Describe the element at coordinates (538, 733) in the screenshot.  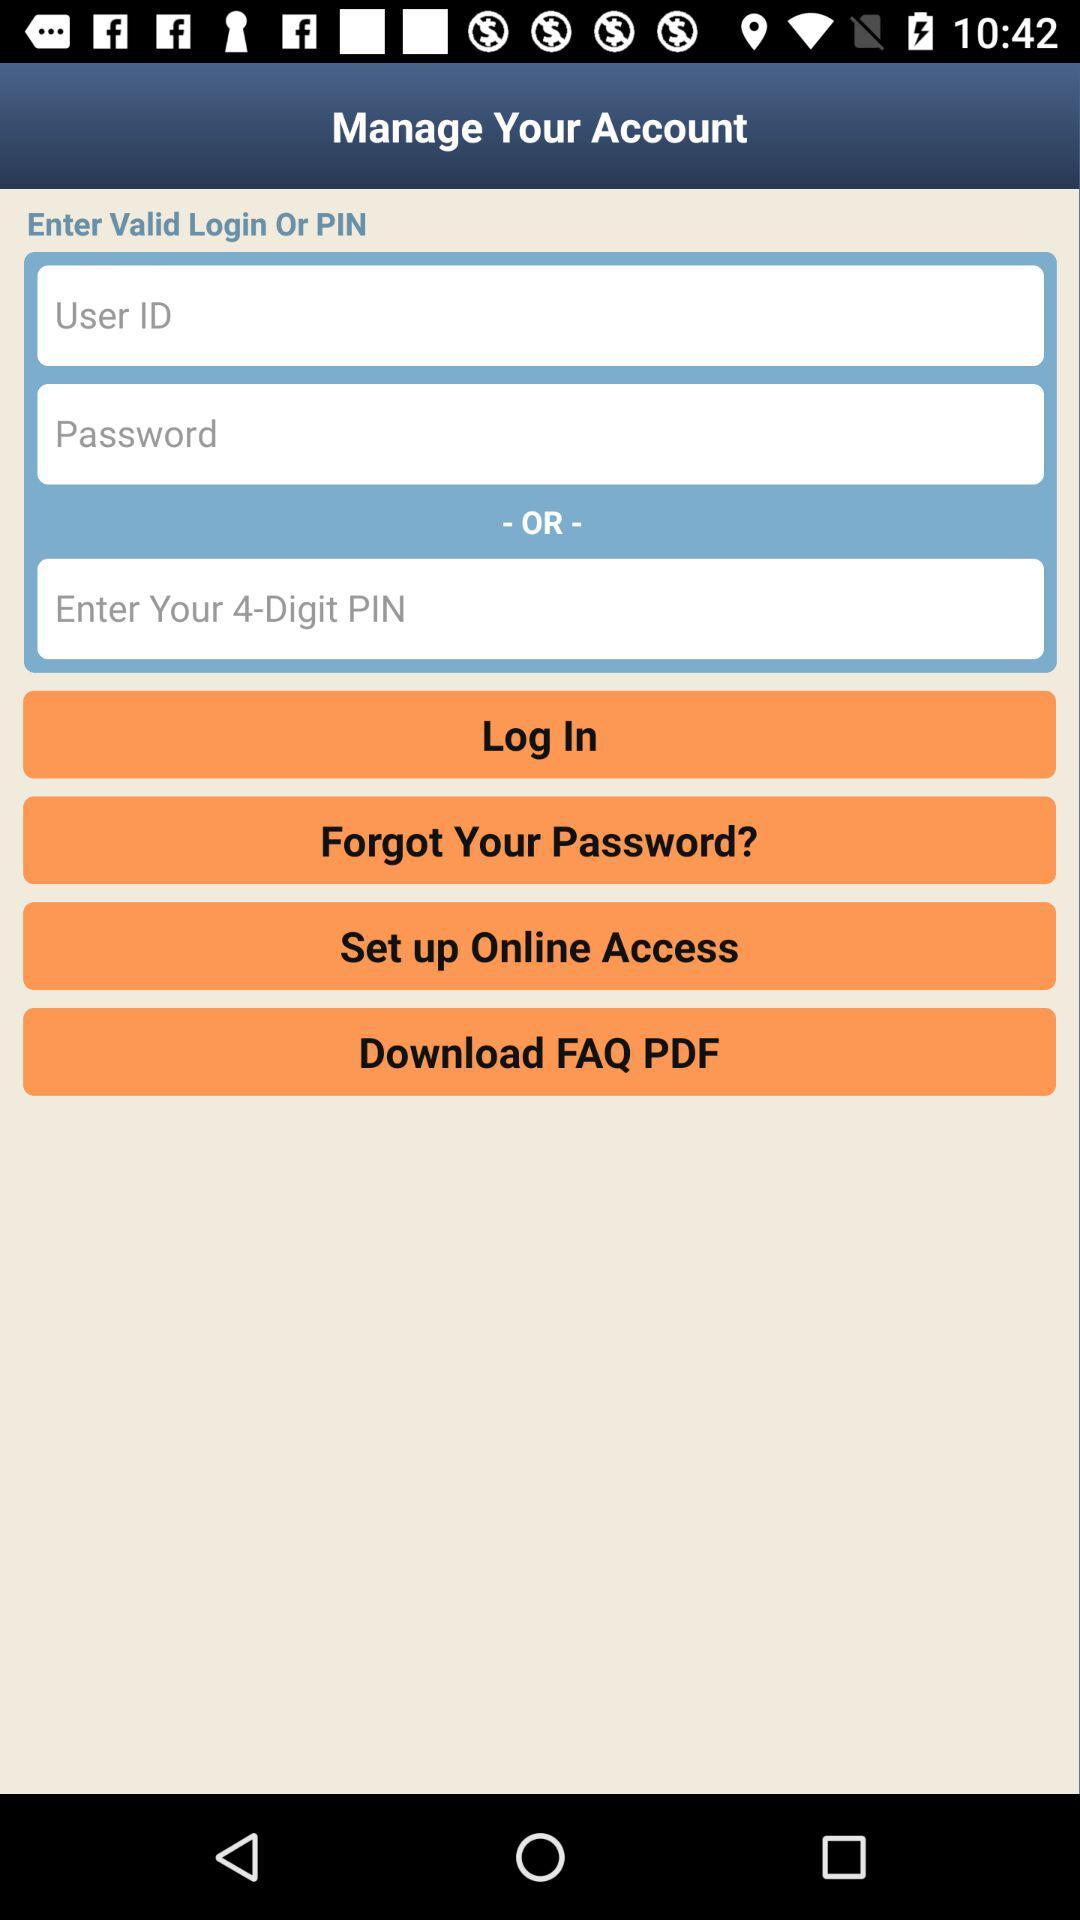
I see `the log in icon` at that location.